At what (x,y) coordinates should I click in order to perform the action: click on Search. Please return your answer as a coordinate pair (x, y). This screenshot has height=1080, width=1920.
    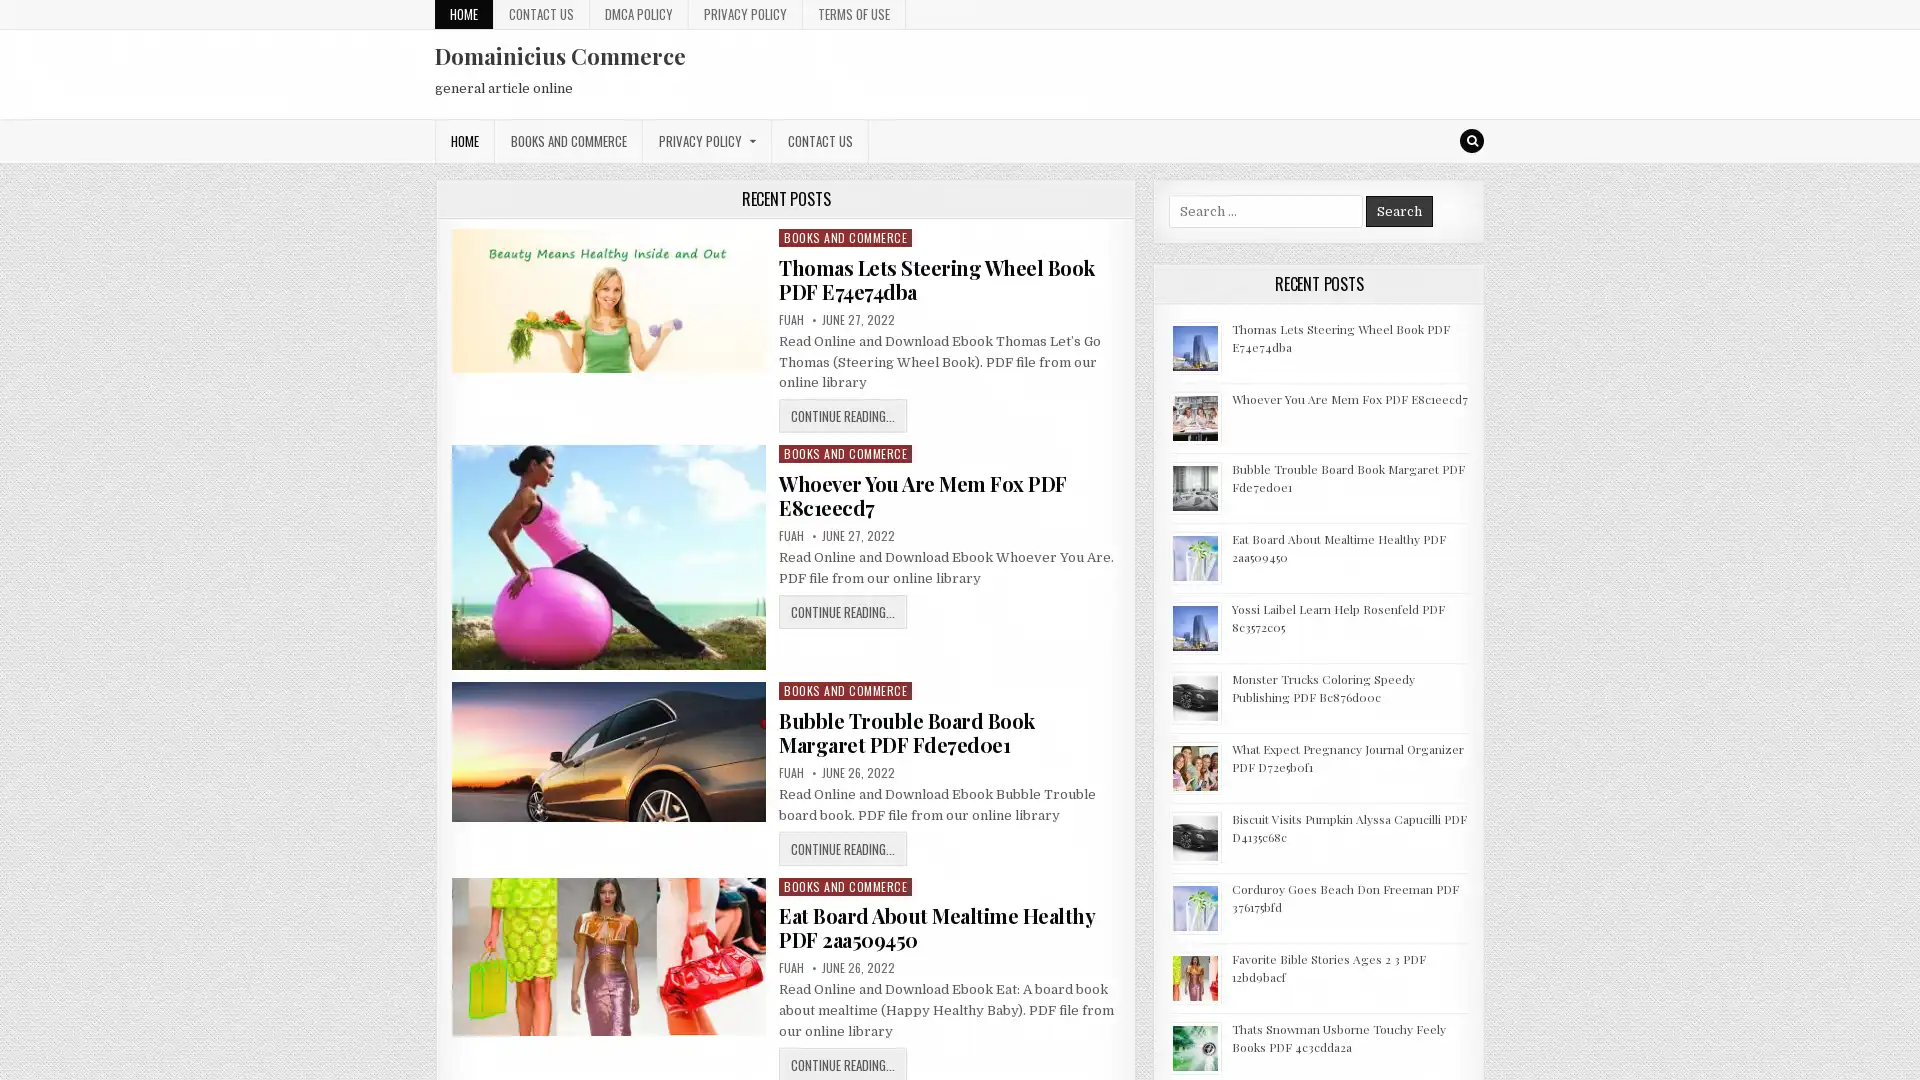
    Looking at the image, I should click on (1398, 211).